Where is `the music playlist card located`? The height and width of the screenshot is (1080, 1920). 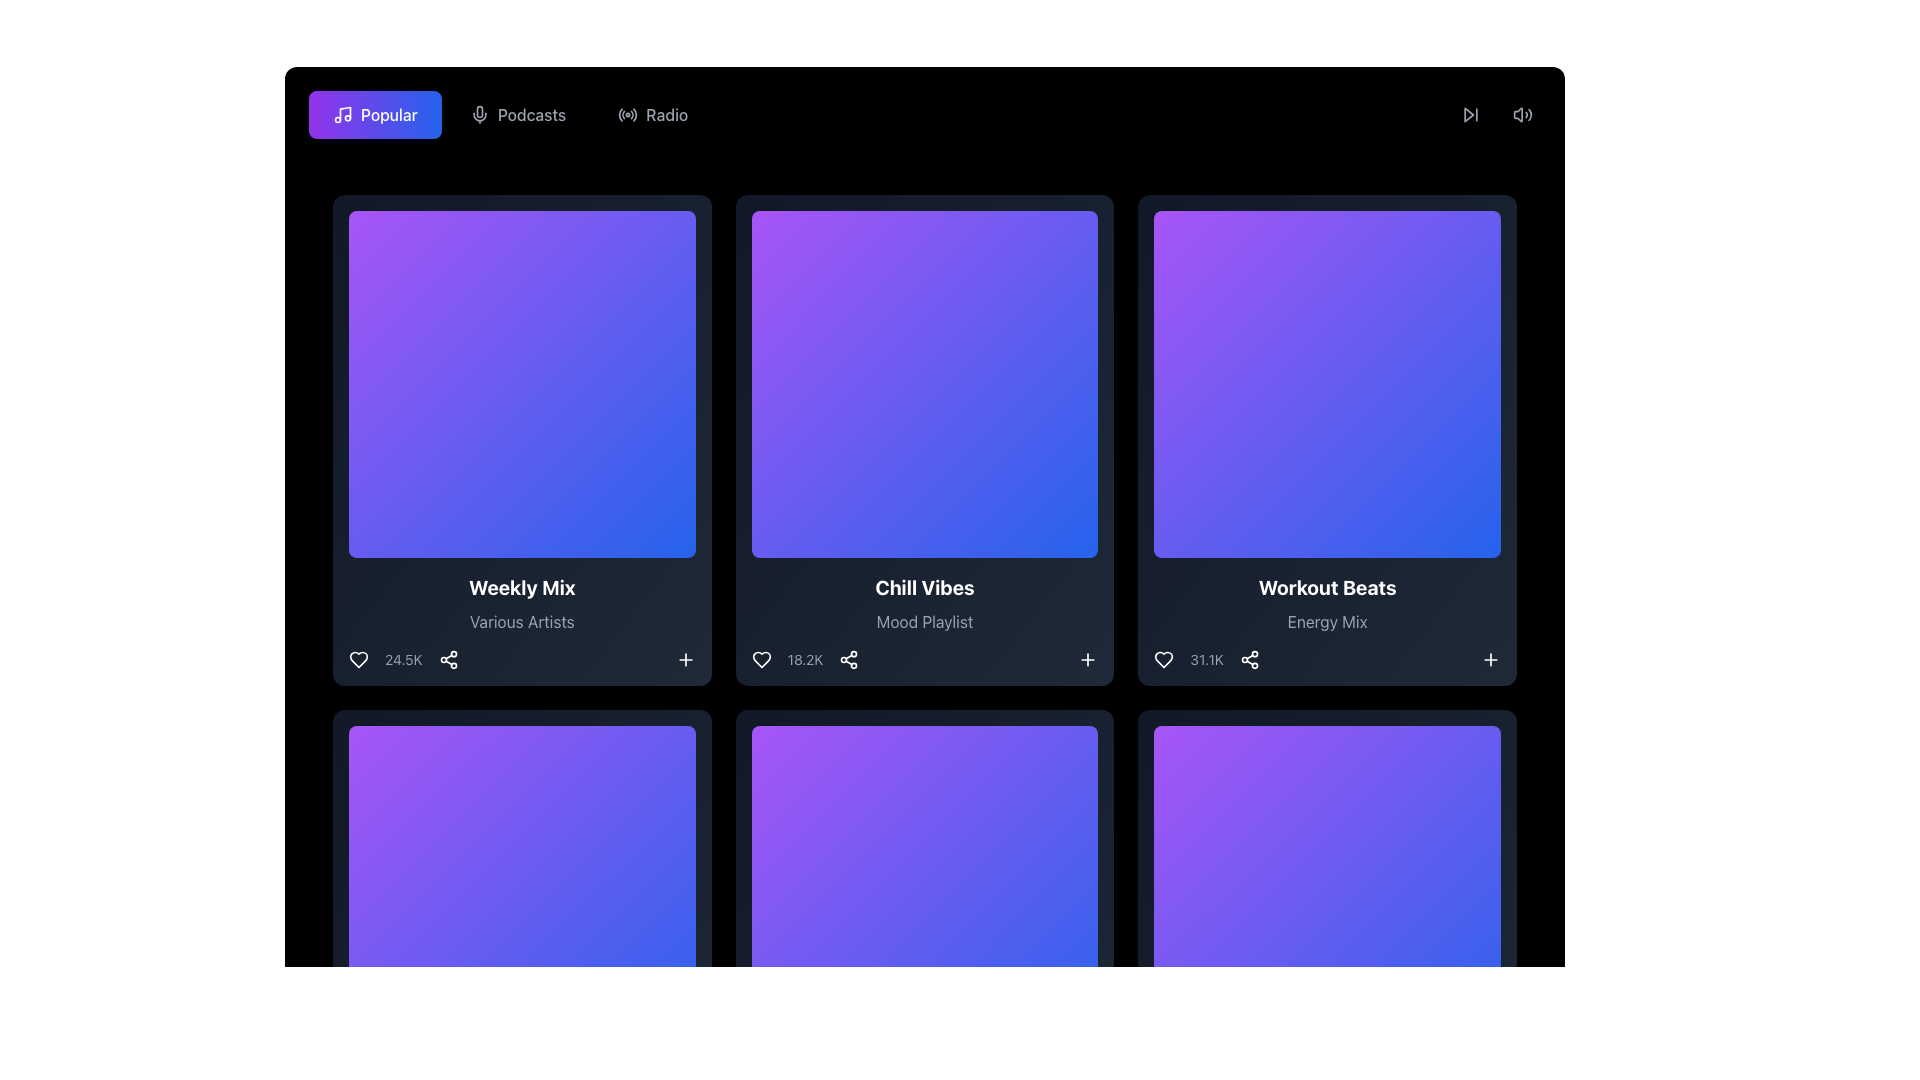 the music playlist card located is located at coordinates (924, 439).